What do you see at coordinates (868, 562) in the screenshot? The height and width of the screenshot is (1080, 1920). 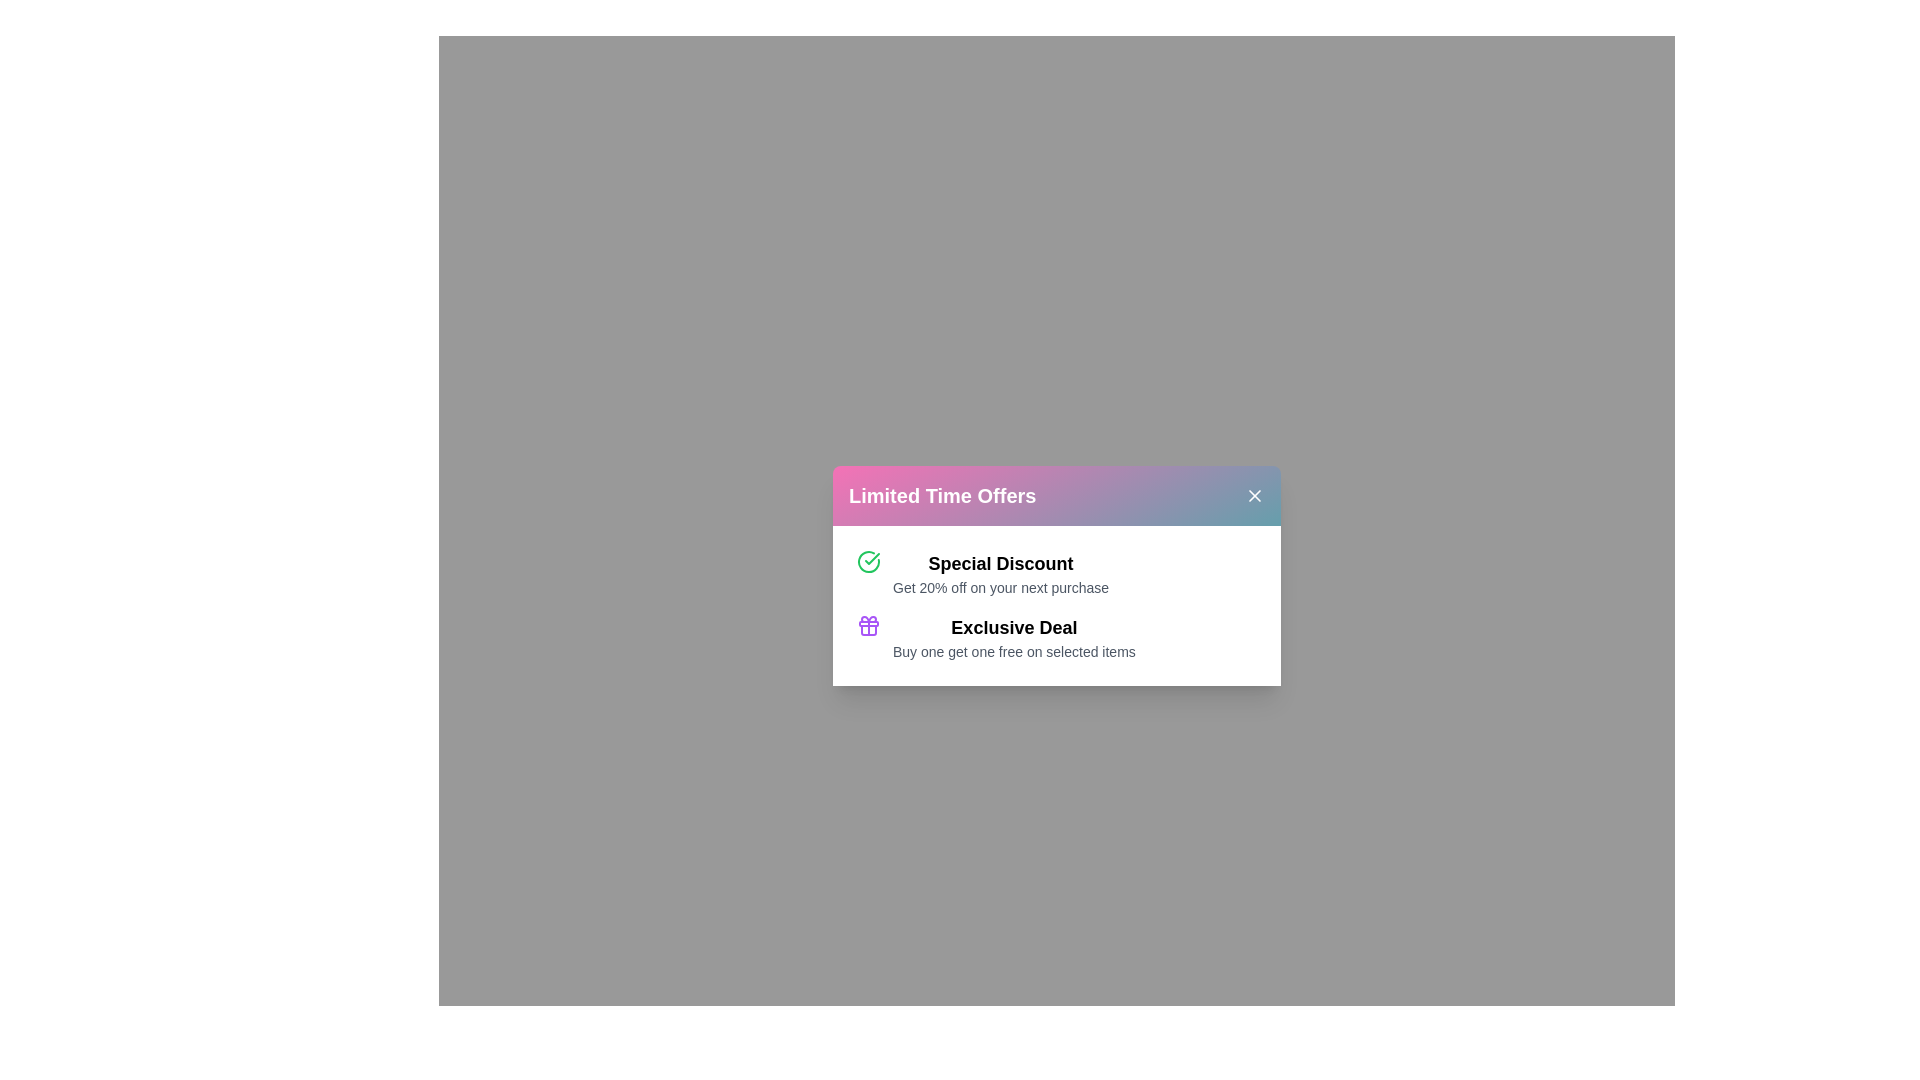 I see `the first offer to view its details` at bounding box center [868, 562].